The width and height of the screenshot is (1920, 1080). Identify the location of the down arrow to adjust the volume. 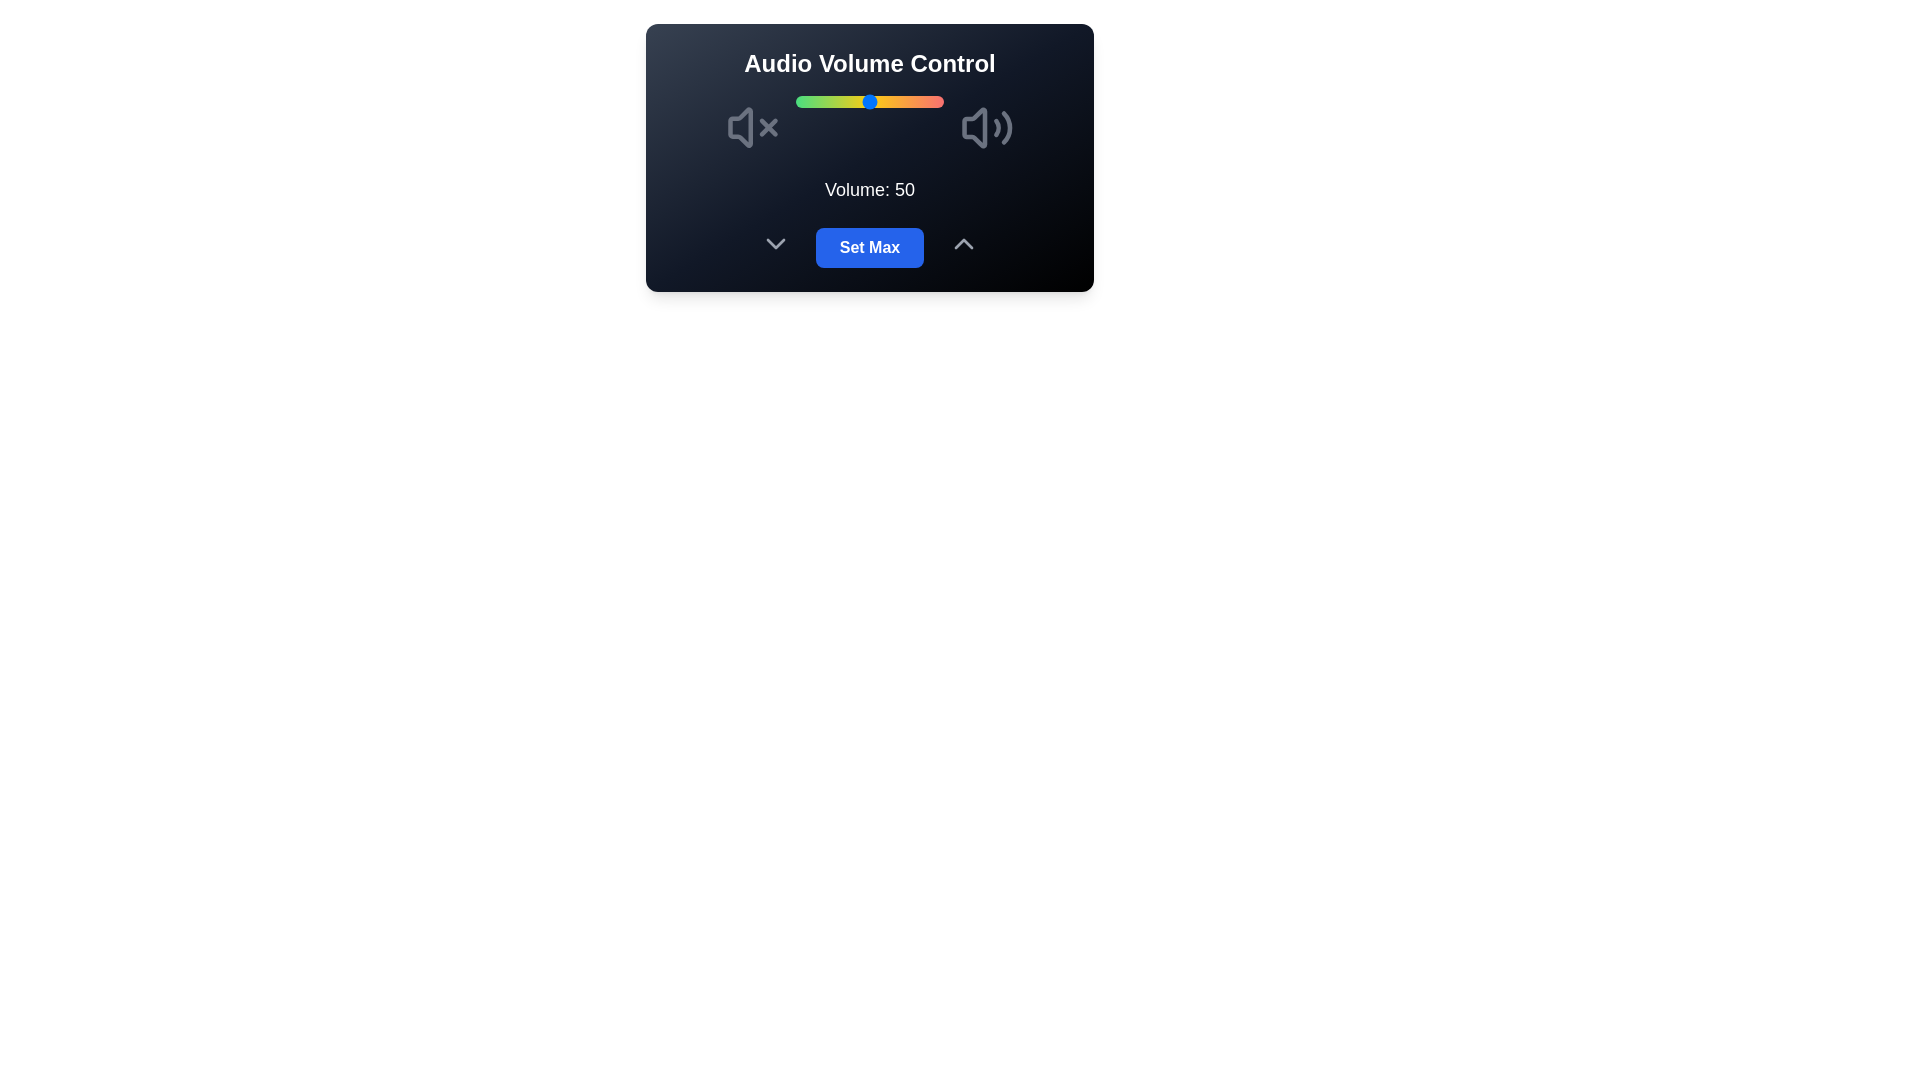
(775, 242).